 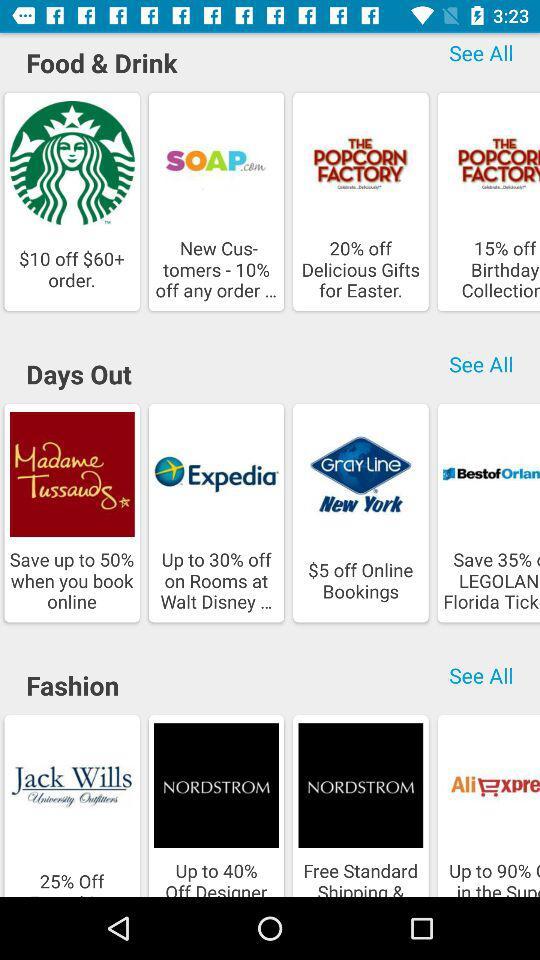 What do you see at coordinates (215, 512) in the screenshot?
I see `the image which is in the second row second image` at bounding box center [215, 512].